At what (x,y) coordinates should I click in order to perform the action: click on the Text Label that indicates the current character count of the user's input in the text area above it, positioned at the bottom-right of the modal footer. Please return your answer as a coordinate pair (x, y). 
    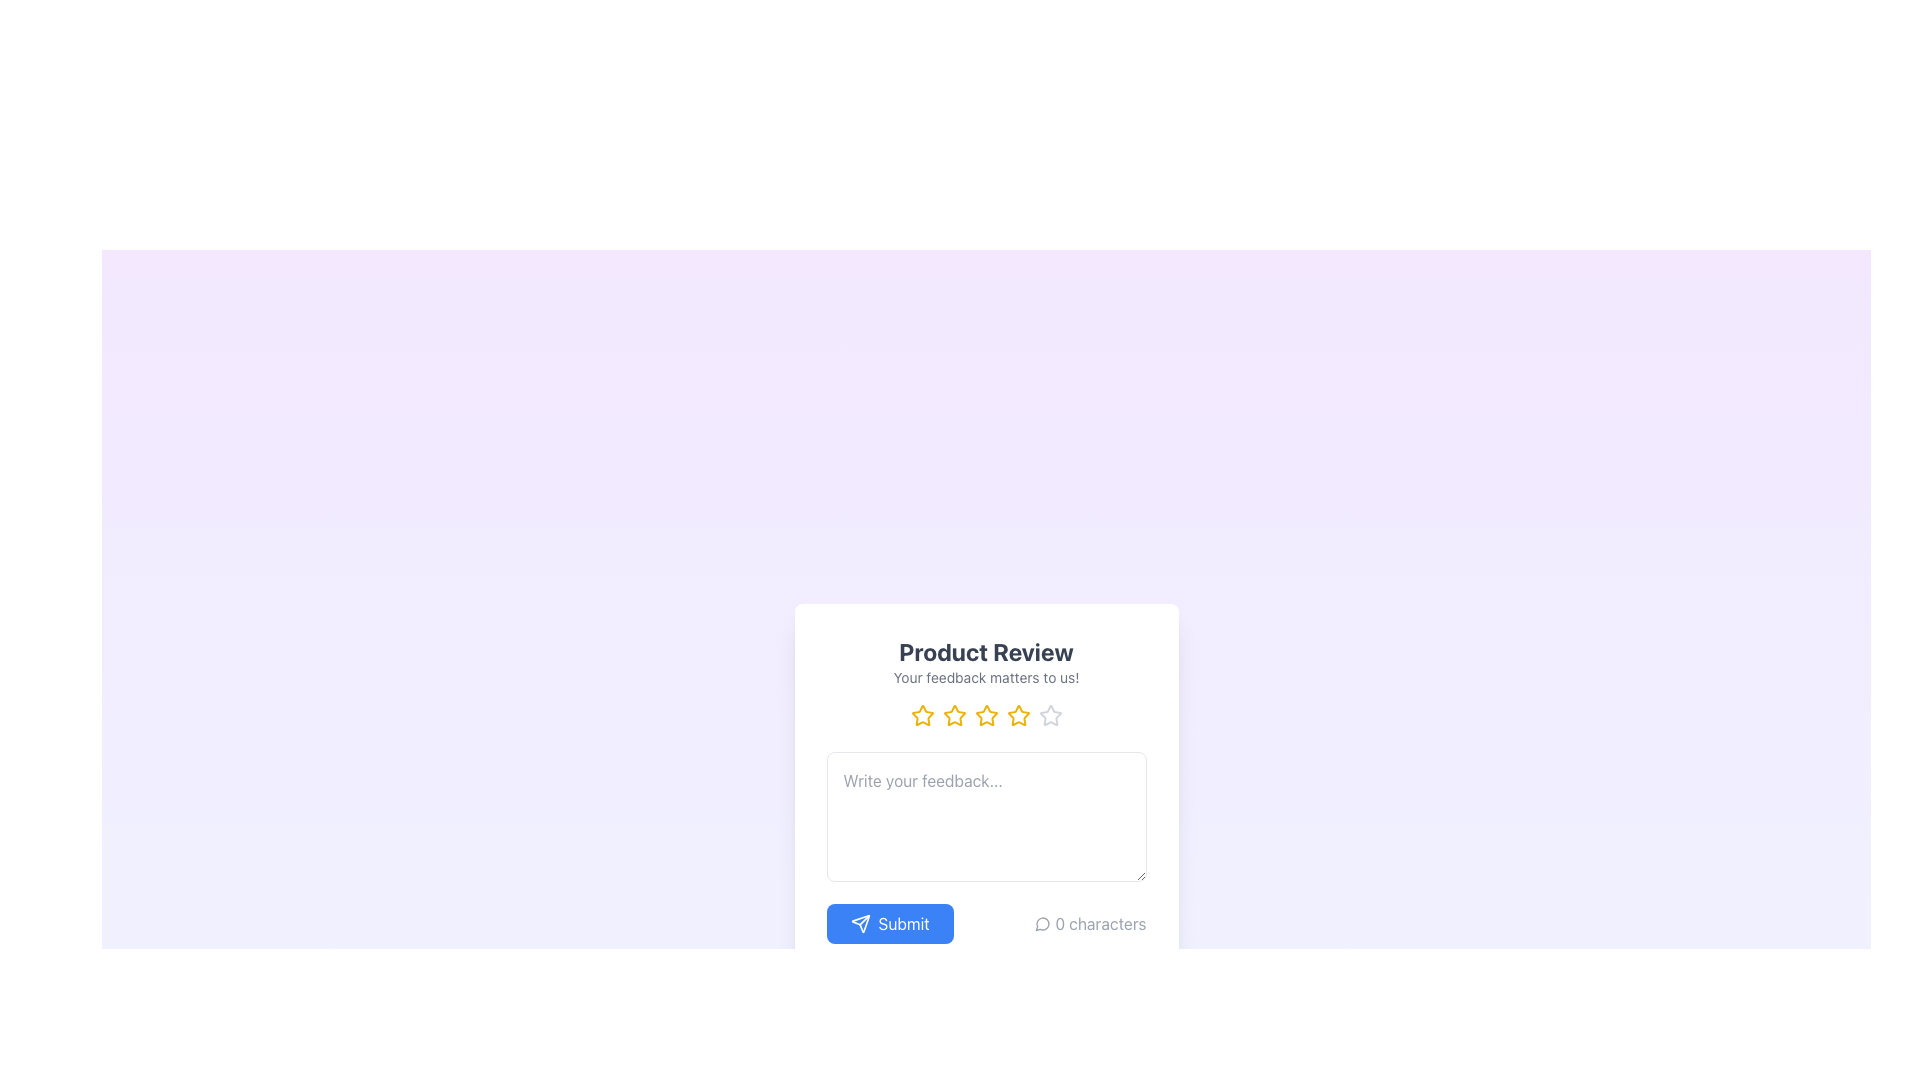
    Looking at the image, I should click on (1089, 924).